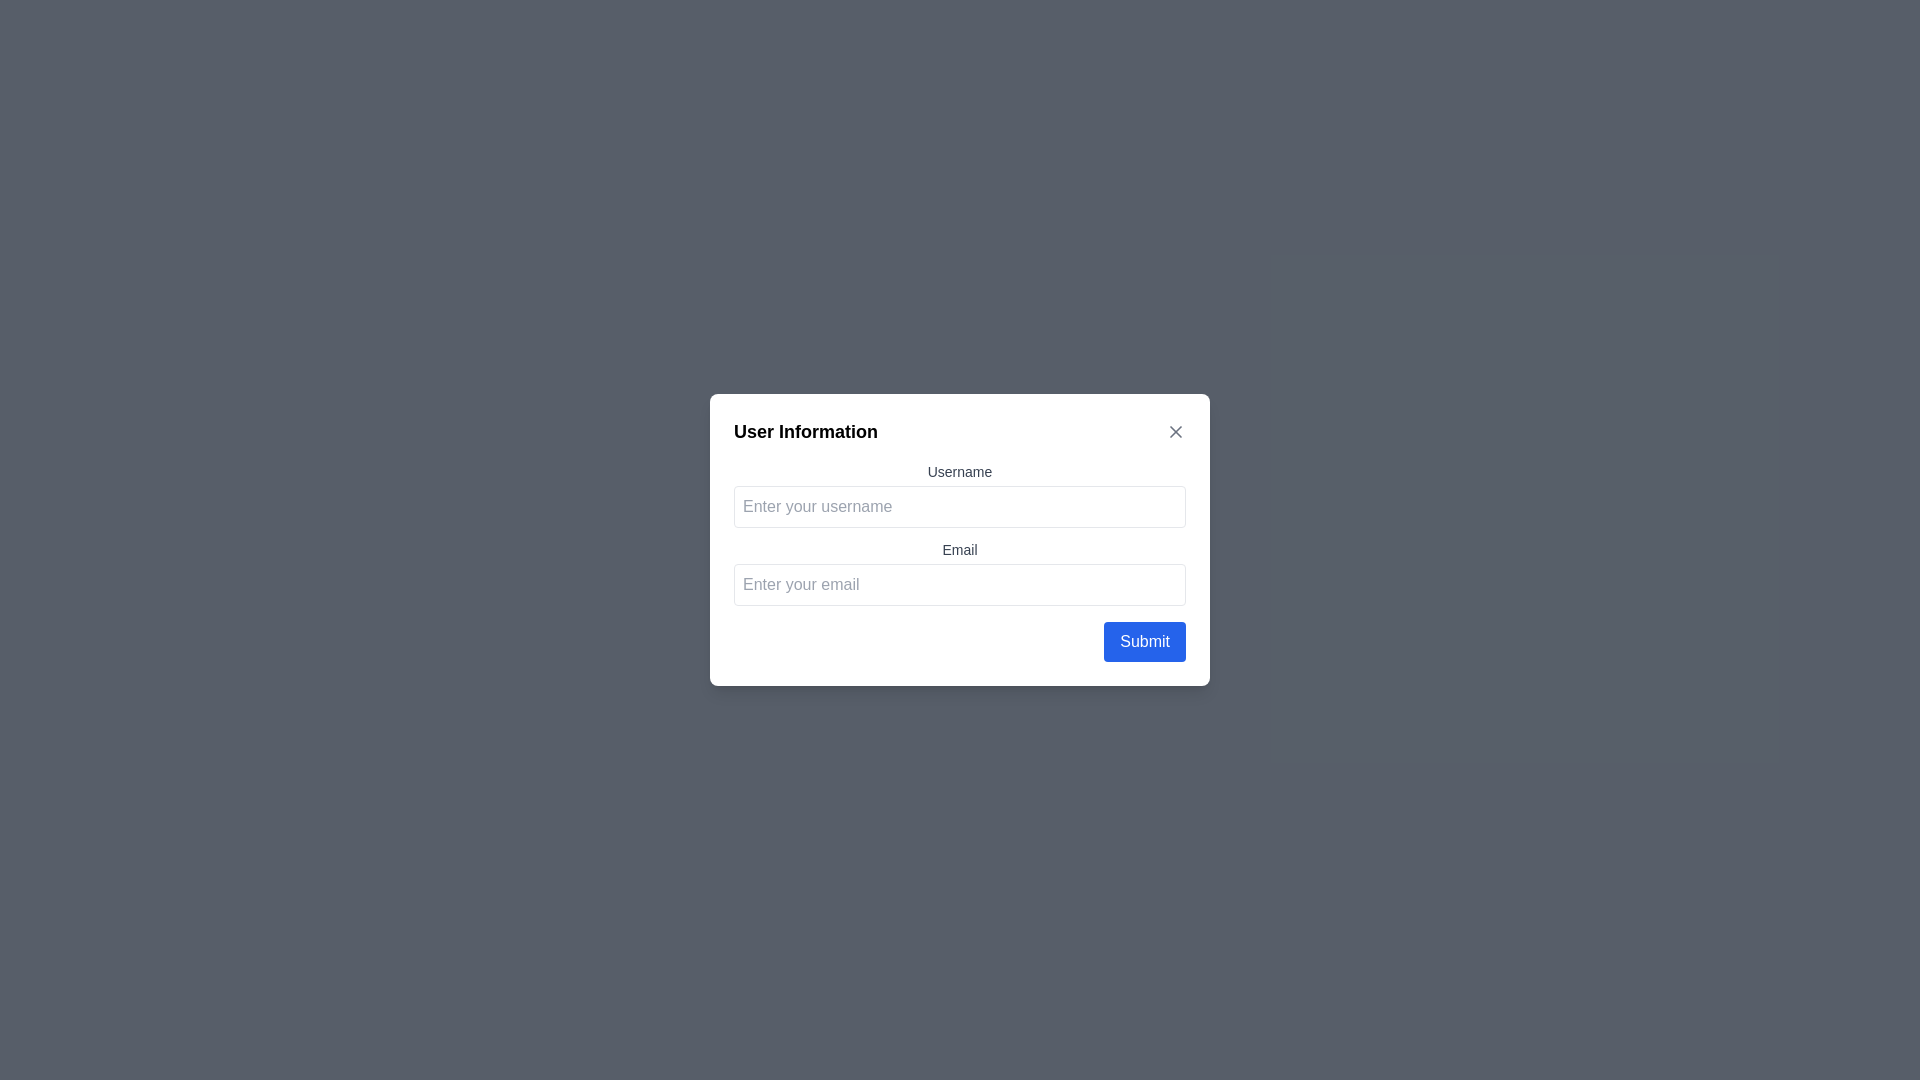  What do you see at coordinates (1145, 641) in the screenshot?
I see `the form submission button located at the bottom-right of the modal dialog box` at bounding box center [1145, 641].